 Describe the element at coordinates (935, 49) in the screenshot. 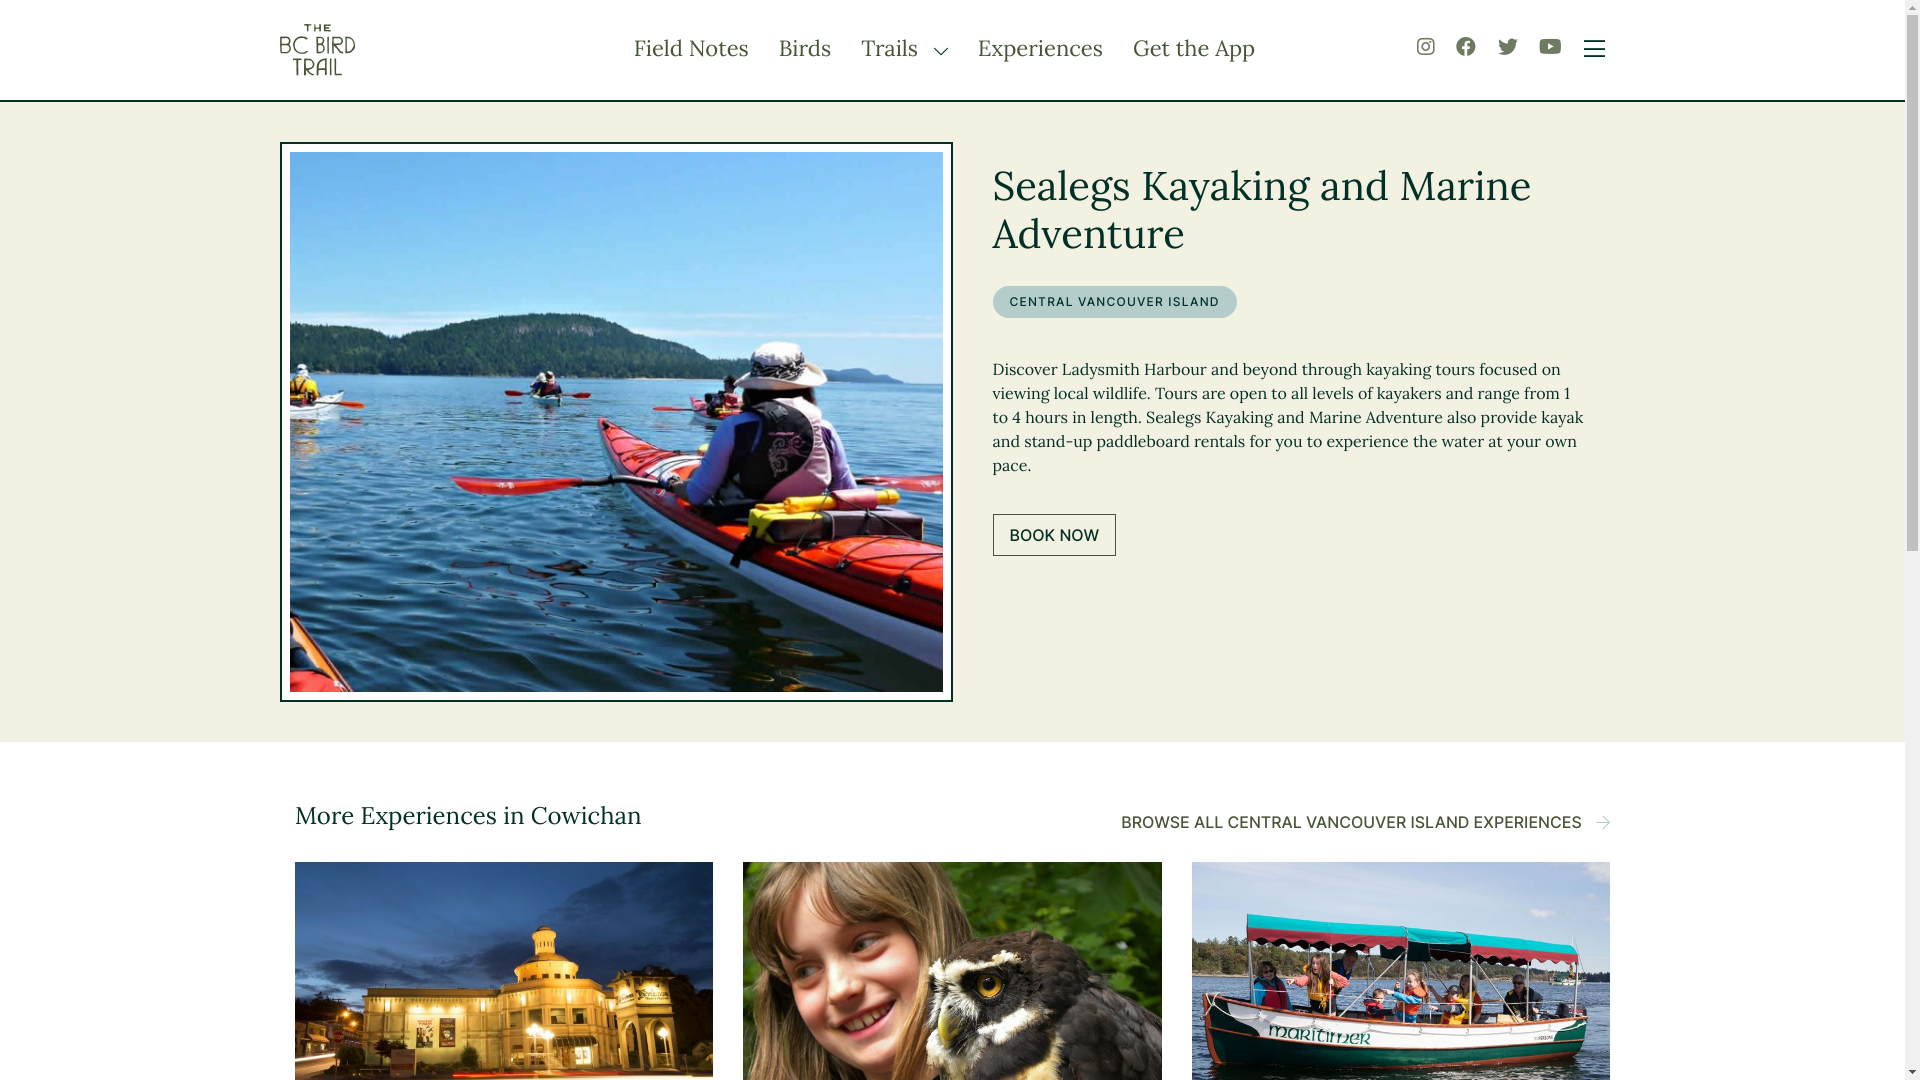

I see `'TOGGLE DROPDOWN'` at that location.